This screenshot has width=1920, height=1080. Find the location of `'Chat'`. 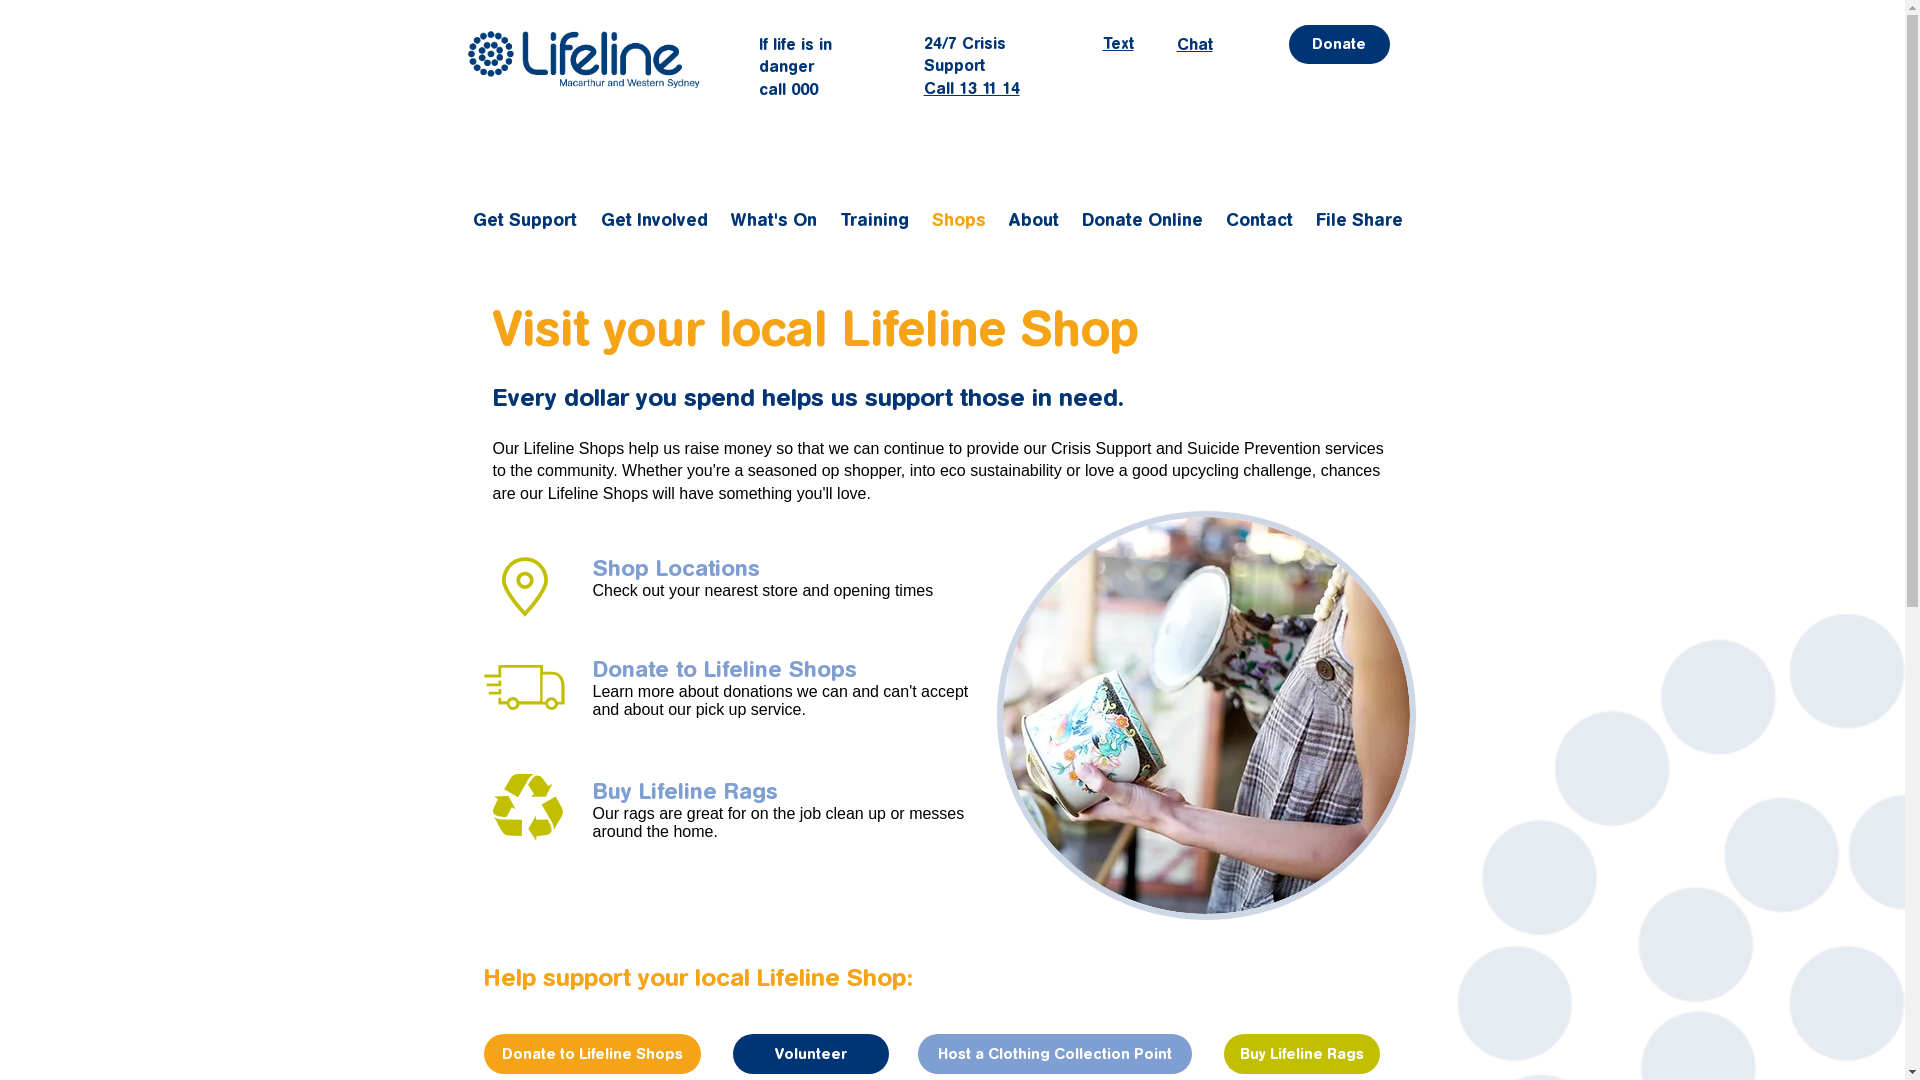

'Chat' is located at coordinates (1194, 44).